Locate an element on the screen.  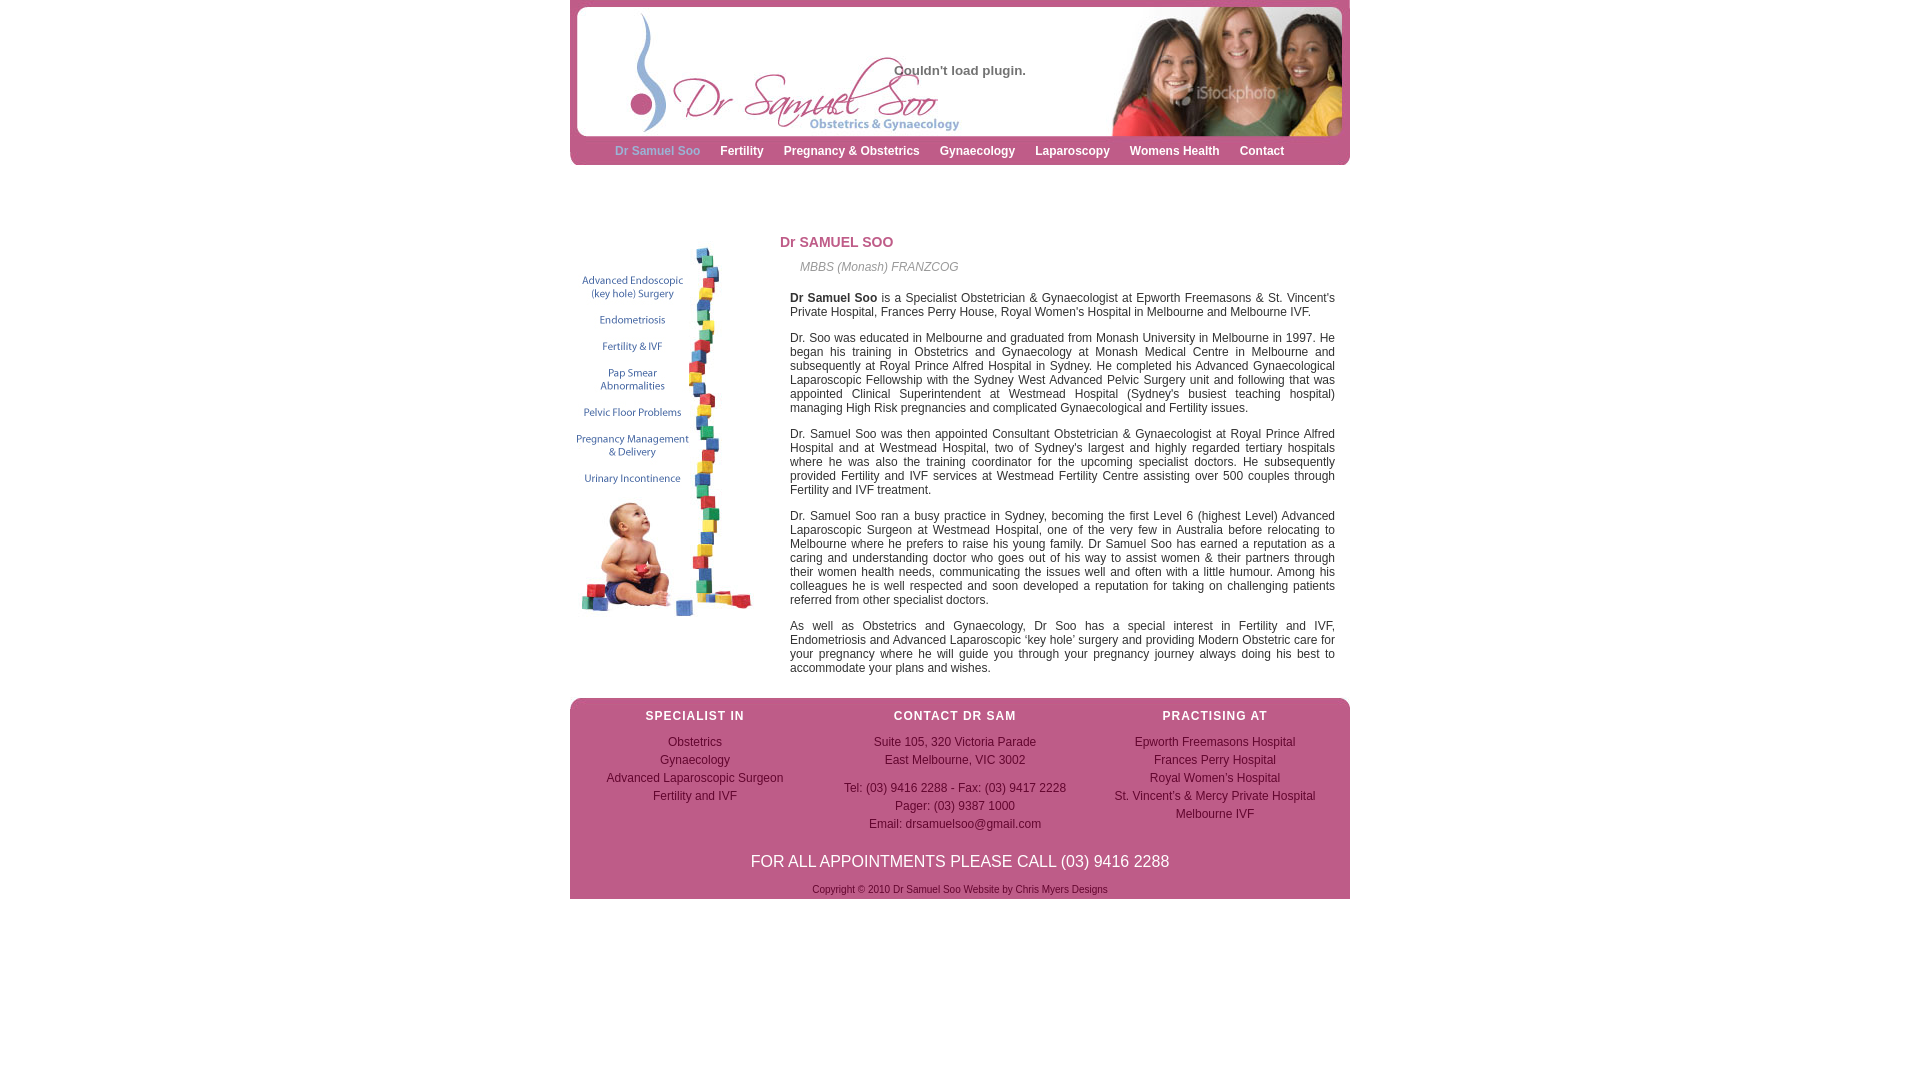
'Womens Health' is located at coordinates (1129, 149).